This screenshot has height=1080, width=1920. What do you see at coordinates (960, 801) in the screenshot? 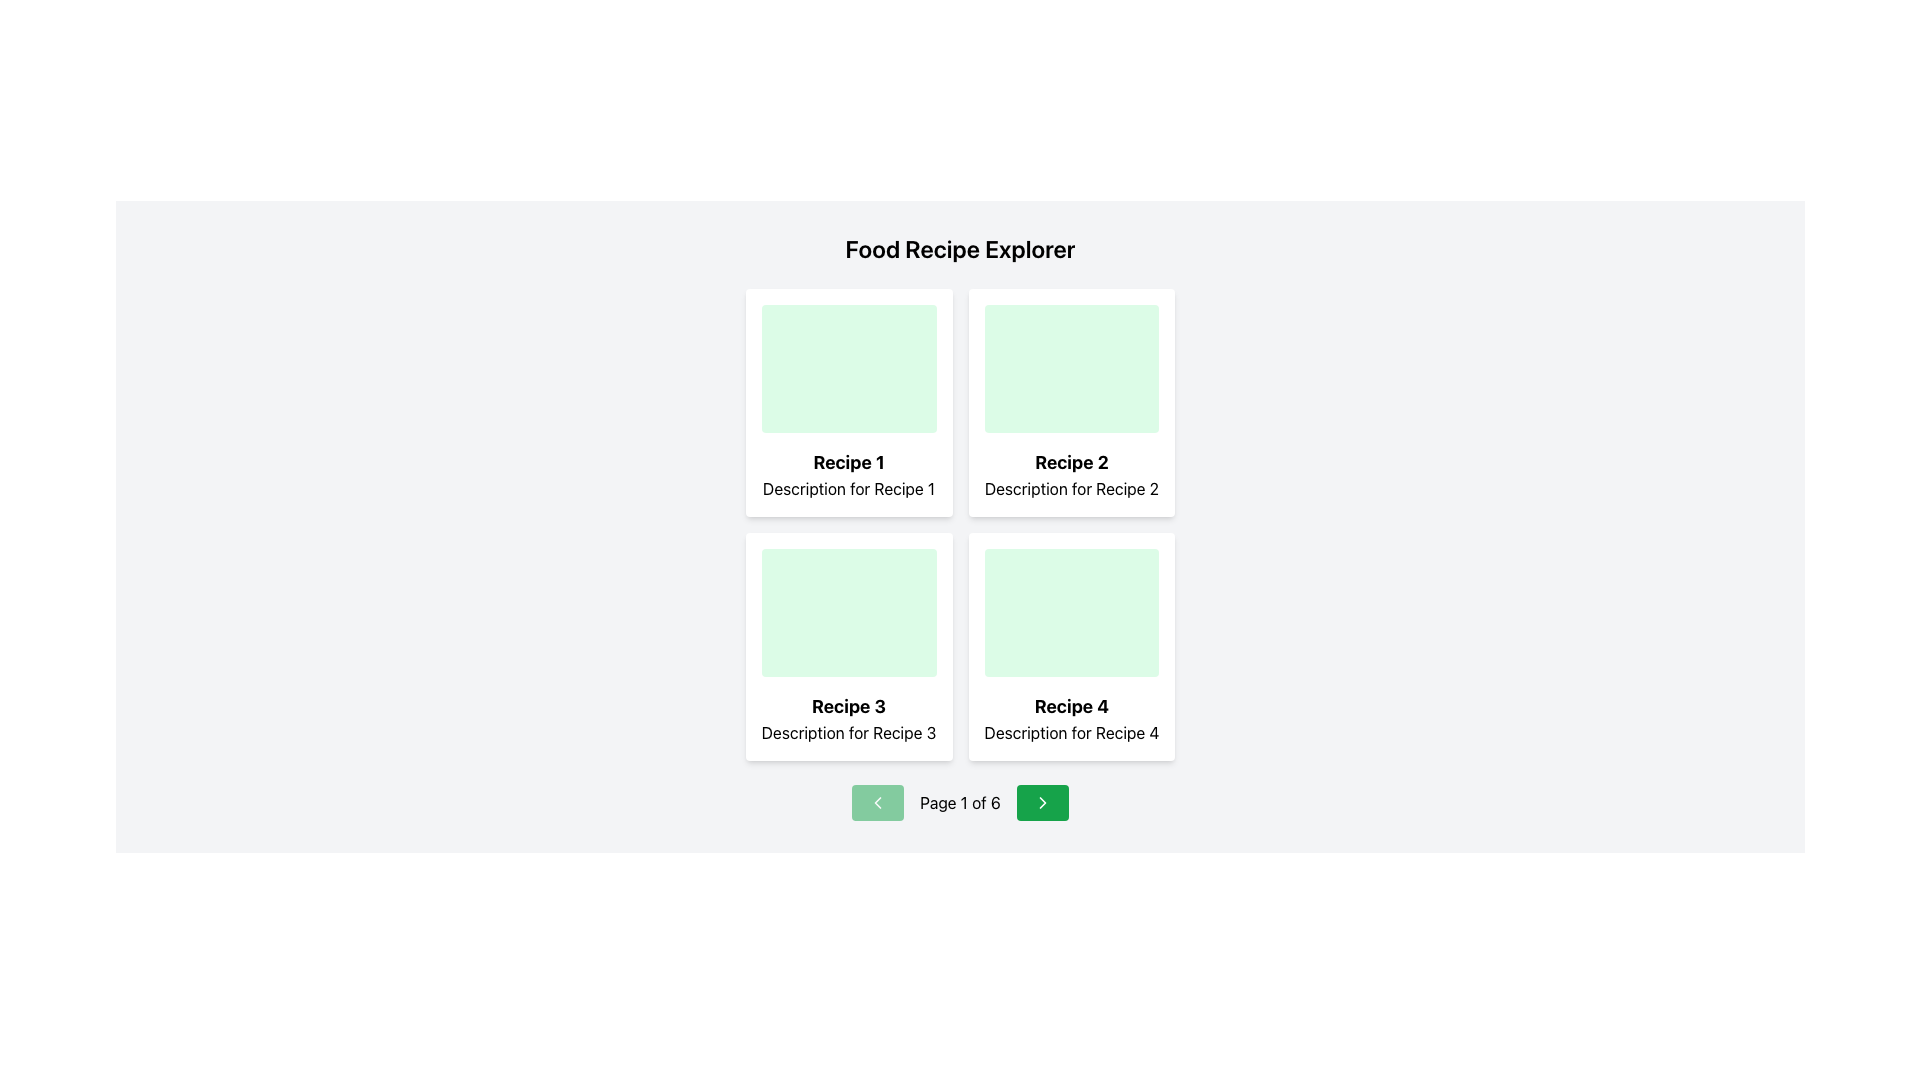
I see `pagination text displaying 'Page 1 of 6', which is styled in bold and located at the center-bottom of the interface, between two navigation buttons` at bounding box center [960, 801].